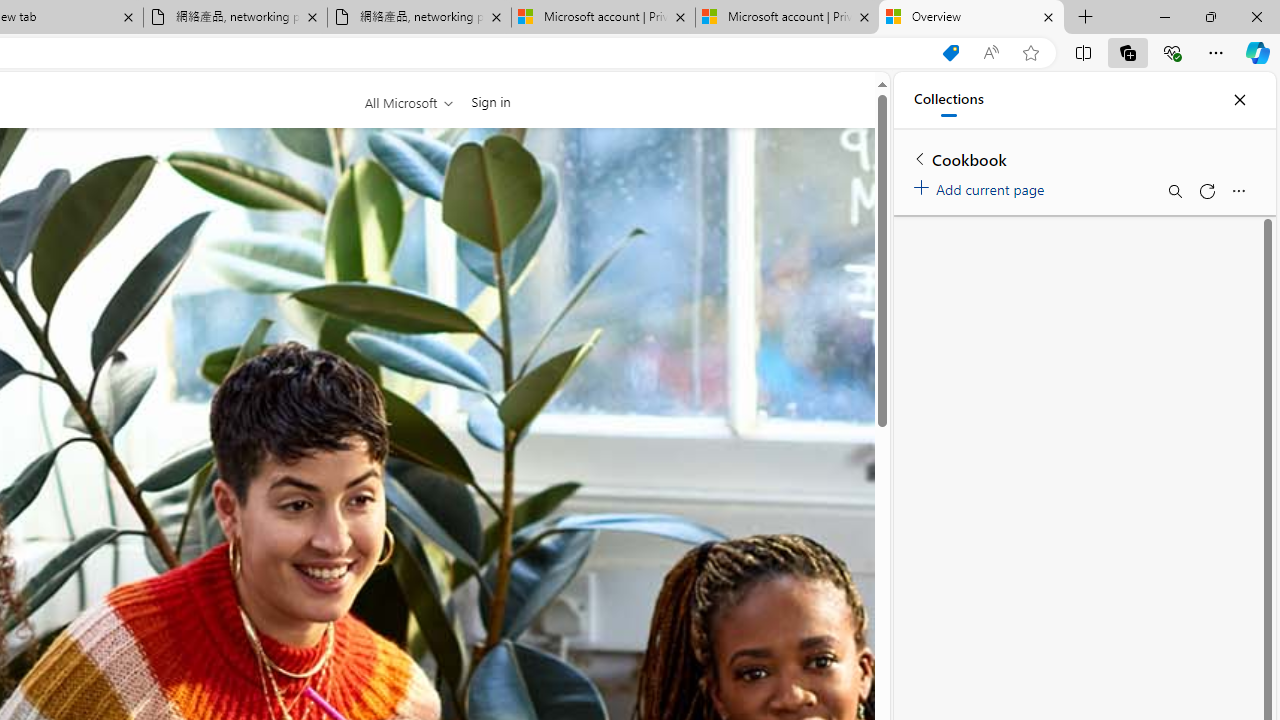 The height and width of the screenshot is (720, 1280). What do you see at coordinates (919, 158) in the screenshot?
I see `'Back to list of collections'` at bounding box center [919, 158].